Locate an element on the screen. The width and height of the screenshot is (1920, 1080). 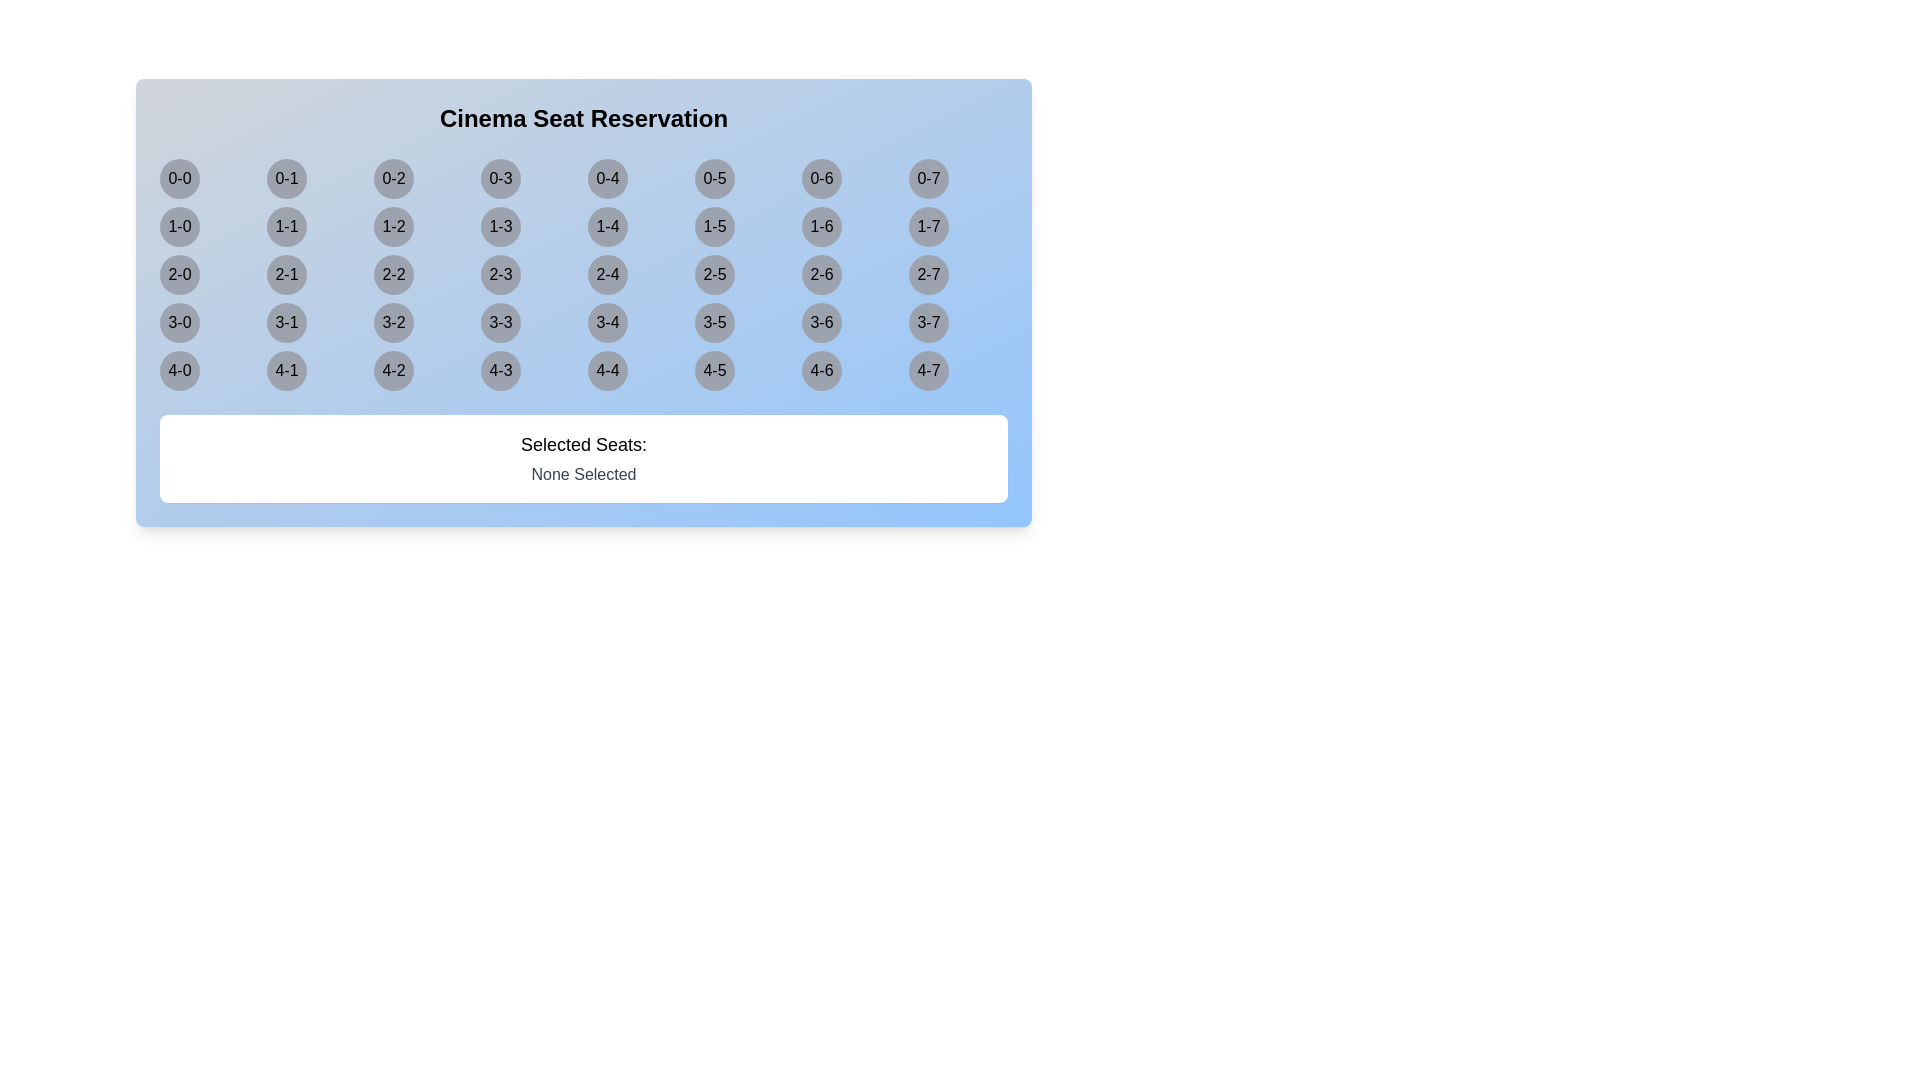
the circular button labeled '4-6' with a gray background located is located at coordinates (821, 370).